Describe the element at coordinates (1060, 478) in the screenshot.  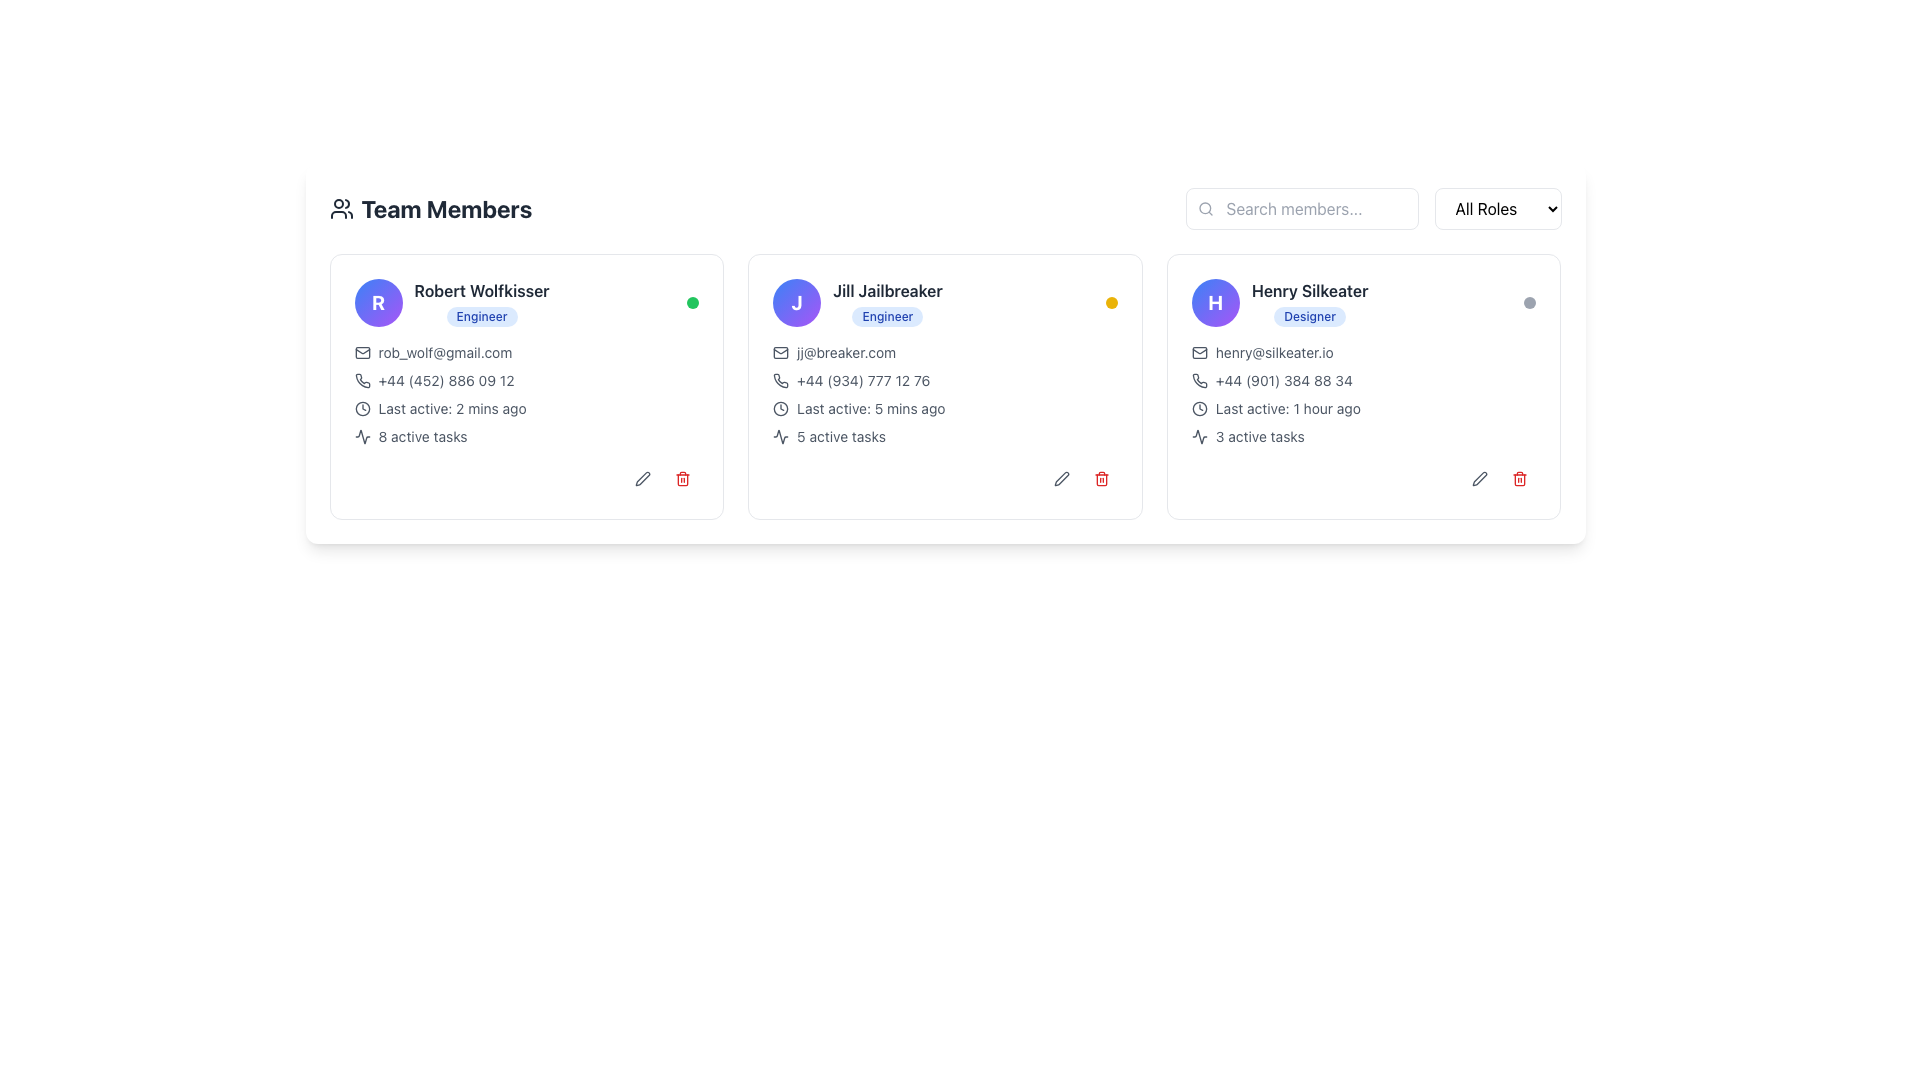
I see `the edit icon, which is a small pen-shaped icon located within the card of user Henry Silkeater` at that location.